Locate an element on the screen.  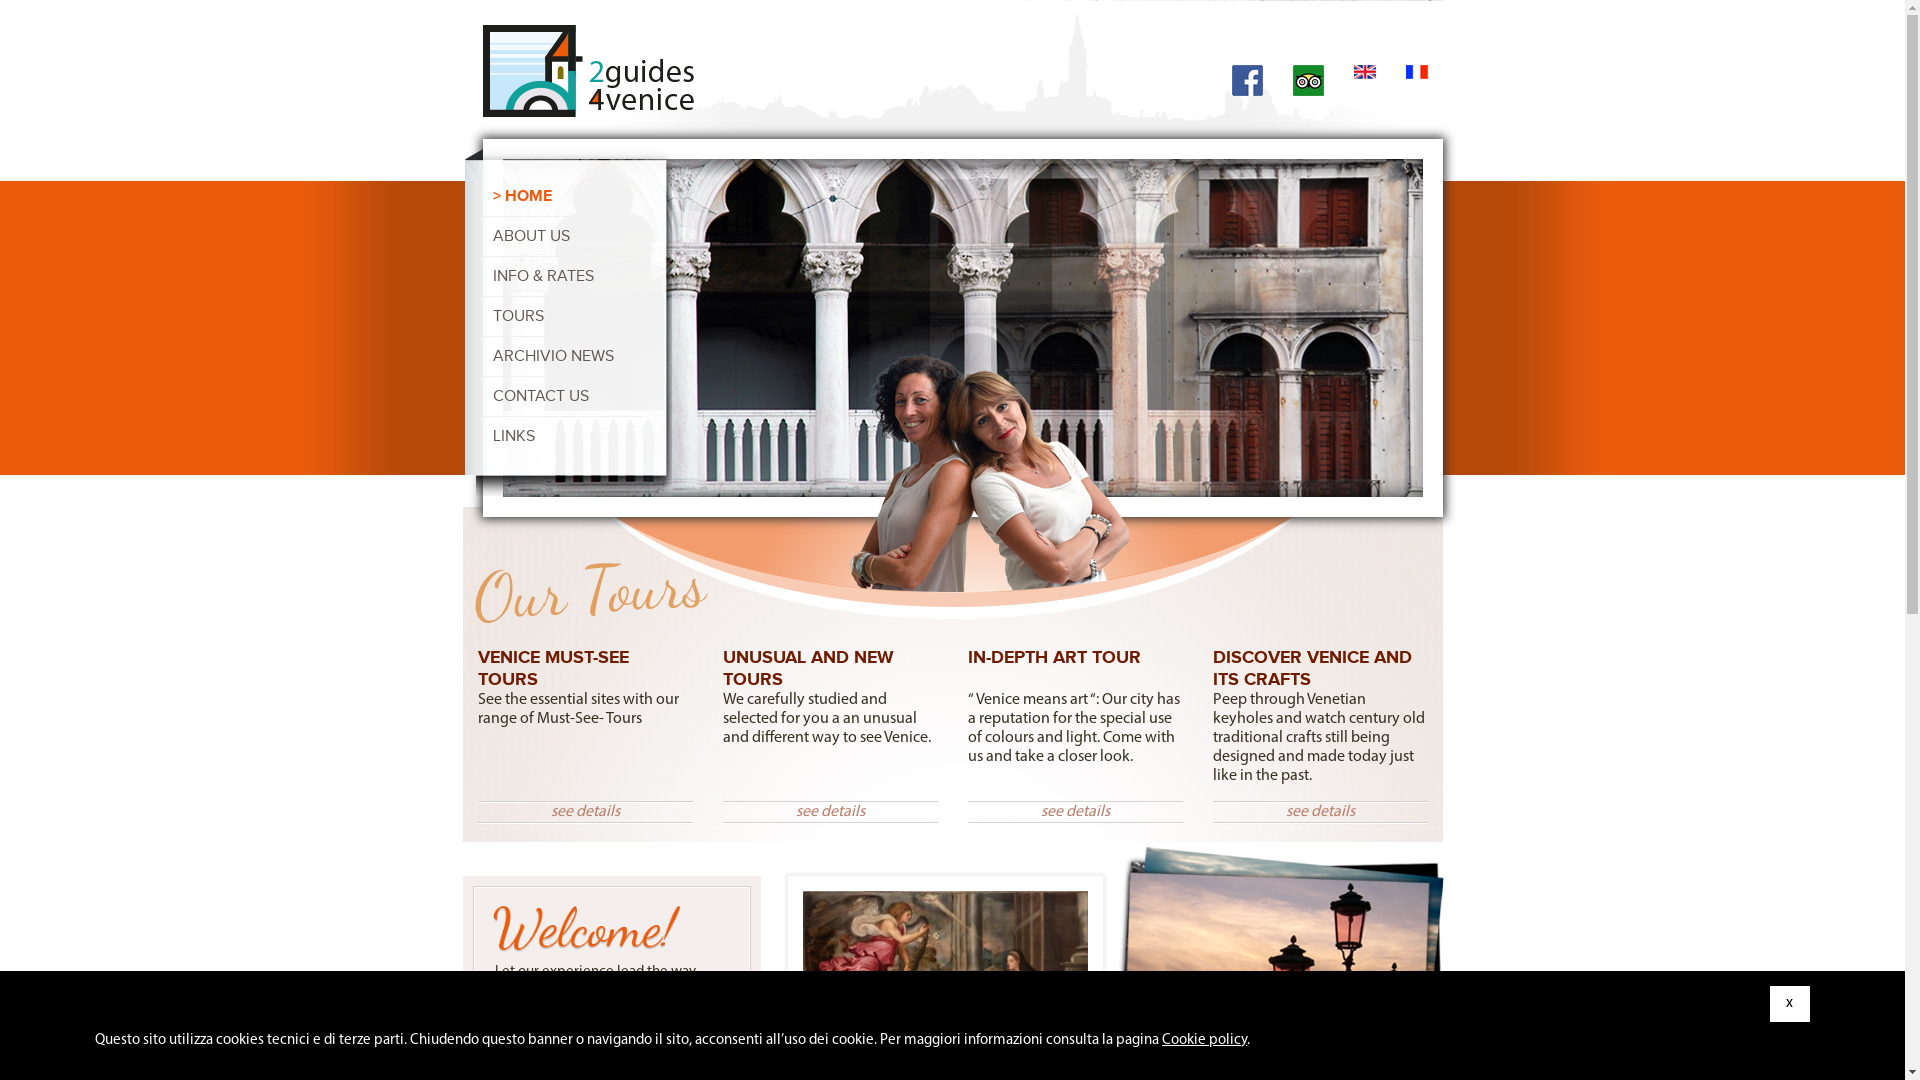
'ARCHIVIO NEWS' is located at coordinates (491, 355).